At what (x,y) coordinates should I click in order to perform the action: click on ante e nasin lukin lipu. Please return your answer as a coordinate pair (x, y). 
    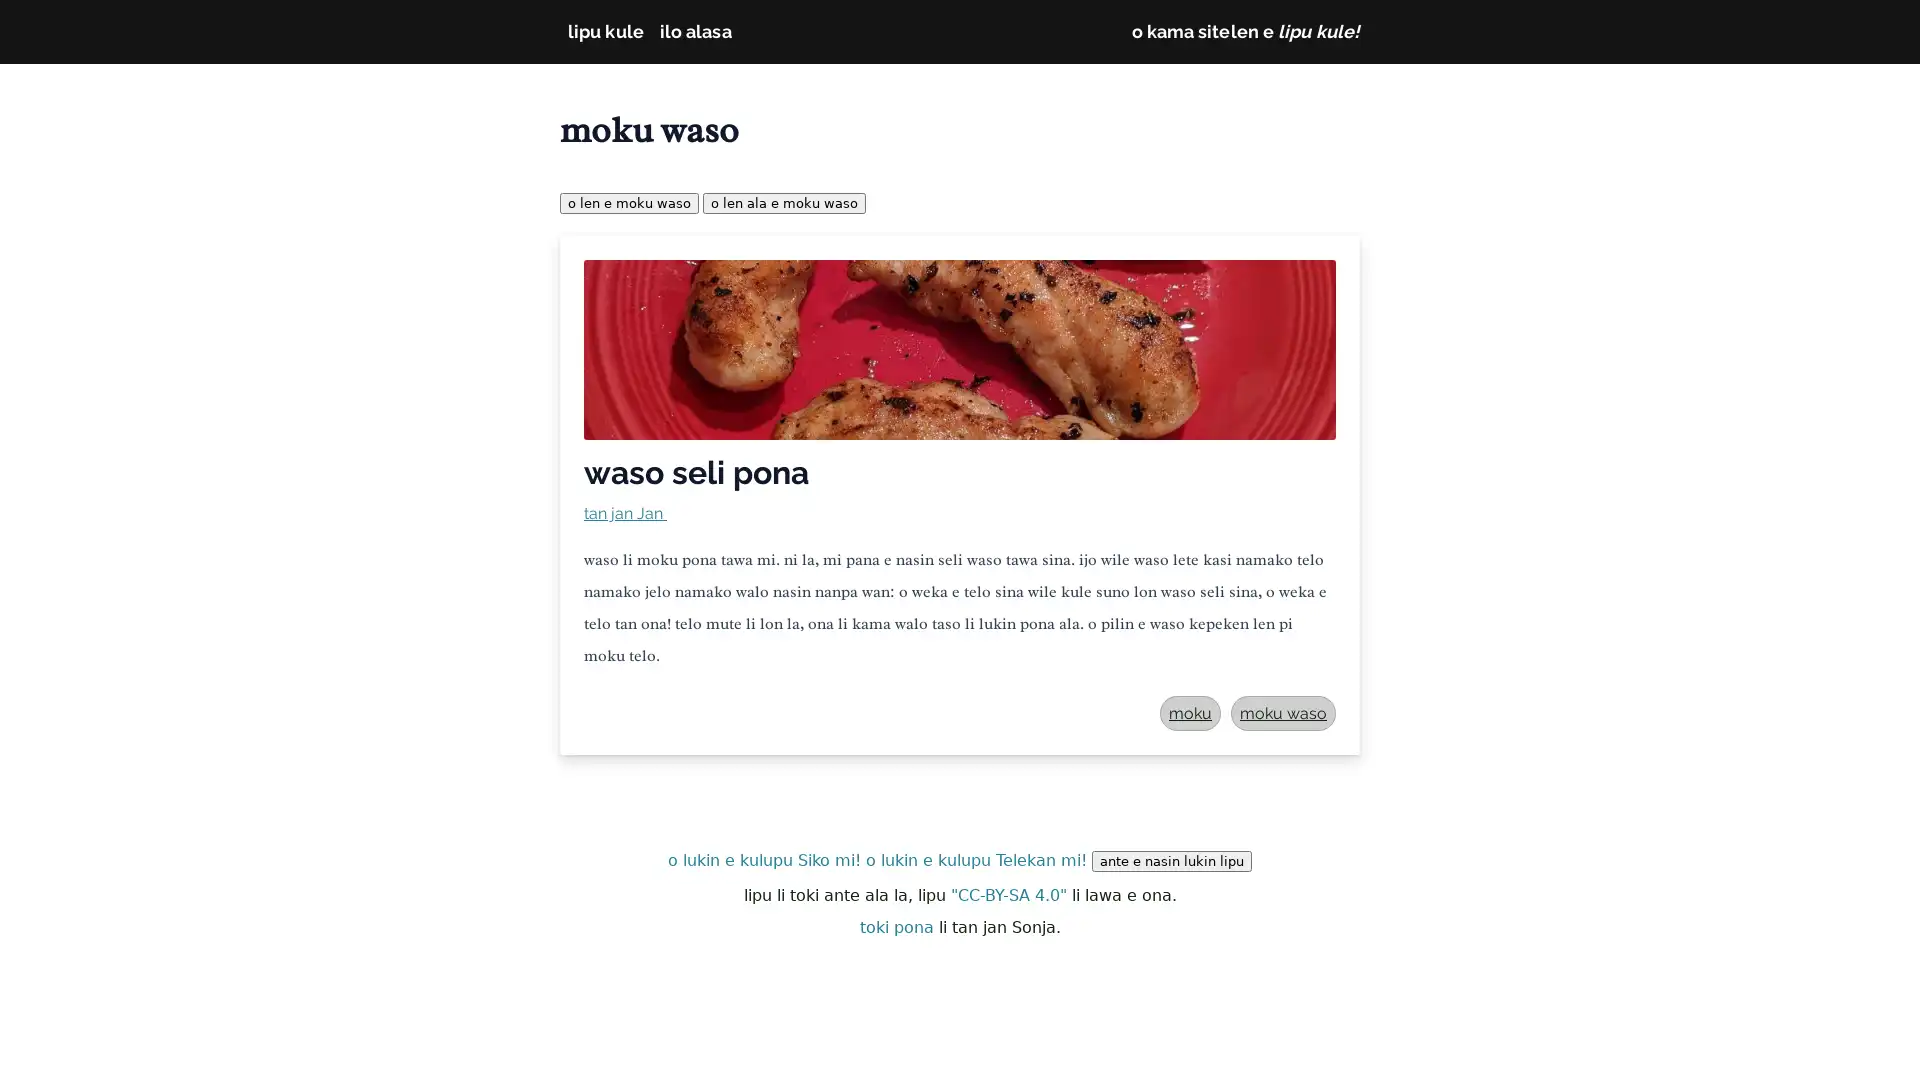
    Looking at the image, I should click on (1171, 860).